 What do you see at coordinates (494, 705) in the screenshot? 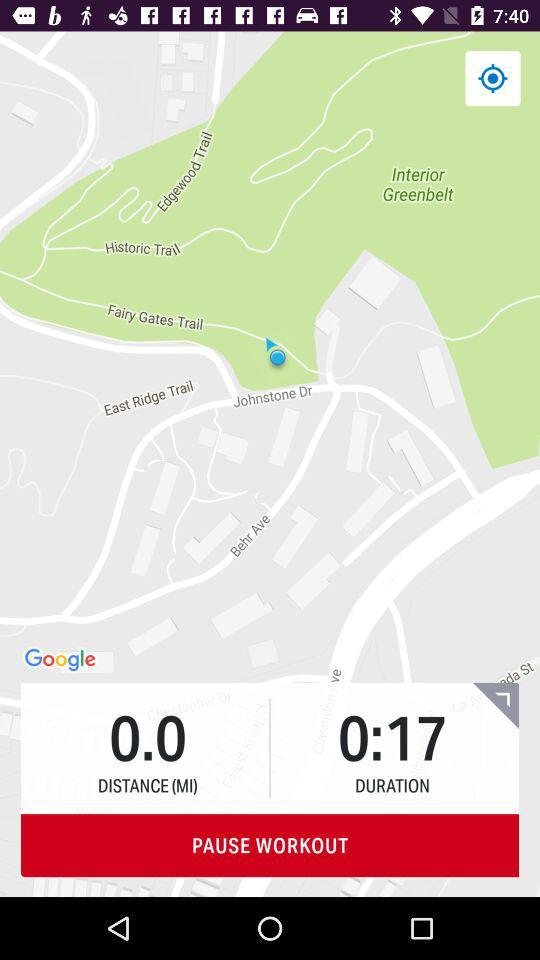
I see `window opening envelope toggle` at bounding box center [494, 705].